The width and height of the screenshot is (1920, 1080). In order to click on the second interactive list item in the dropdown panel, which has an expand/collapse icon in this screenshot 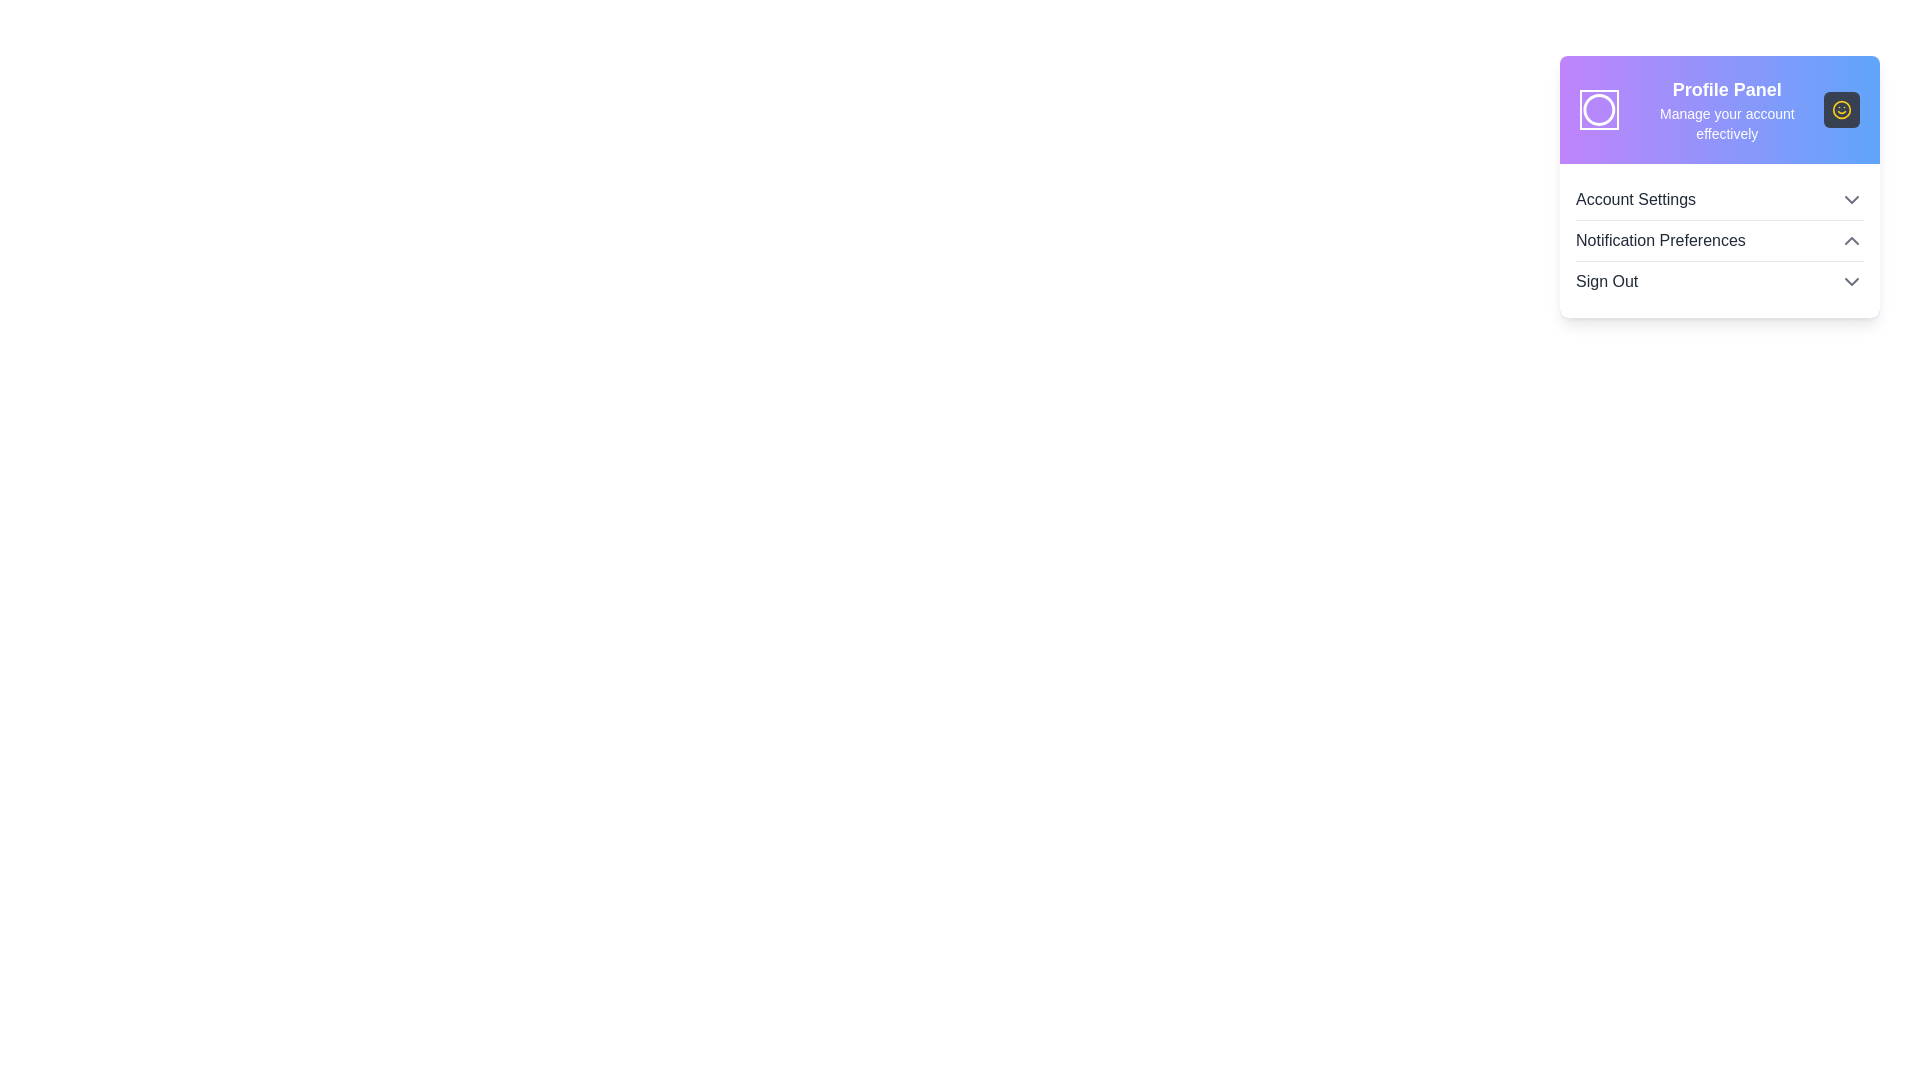, I will do `click(1718, 239)`.